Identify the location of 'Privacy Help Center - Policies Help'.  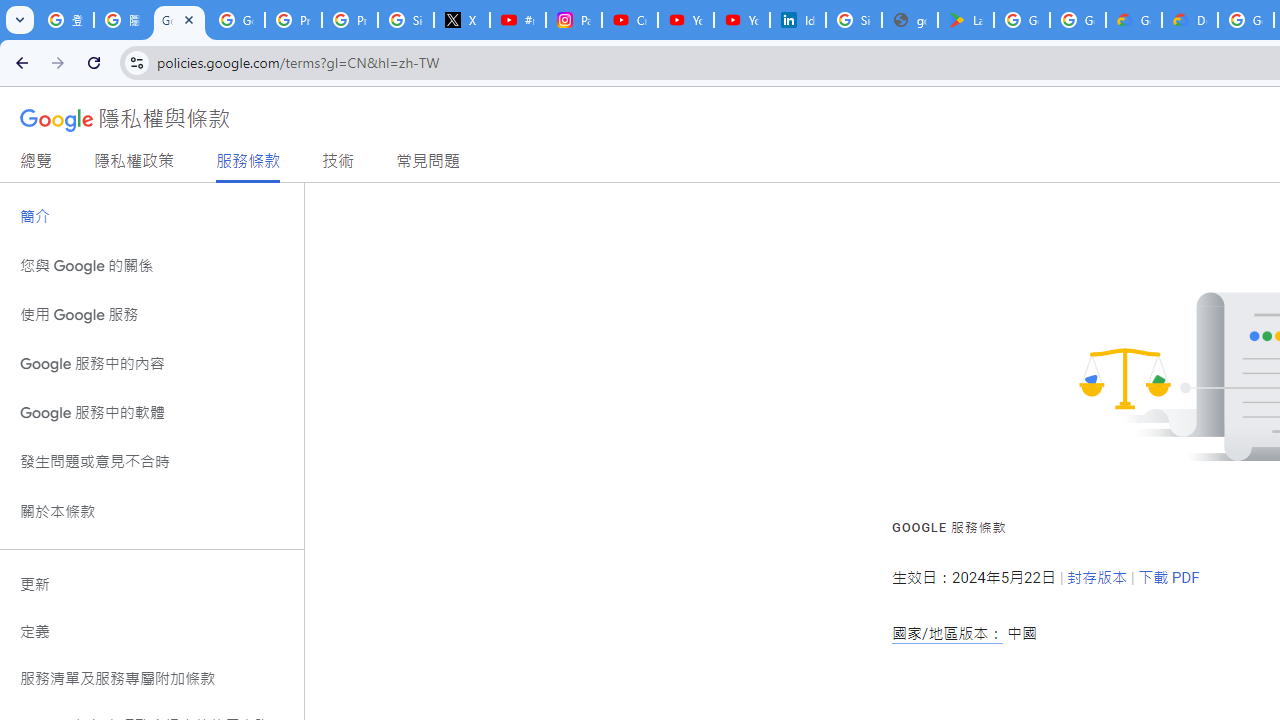
(350, 20).